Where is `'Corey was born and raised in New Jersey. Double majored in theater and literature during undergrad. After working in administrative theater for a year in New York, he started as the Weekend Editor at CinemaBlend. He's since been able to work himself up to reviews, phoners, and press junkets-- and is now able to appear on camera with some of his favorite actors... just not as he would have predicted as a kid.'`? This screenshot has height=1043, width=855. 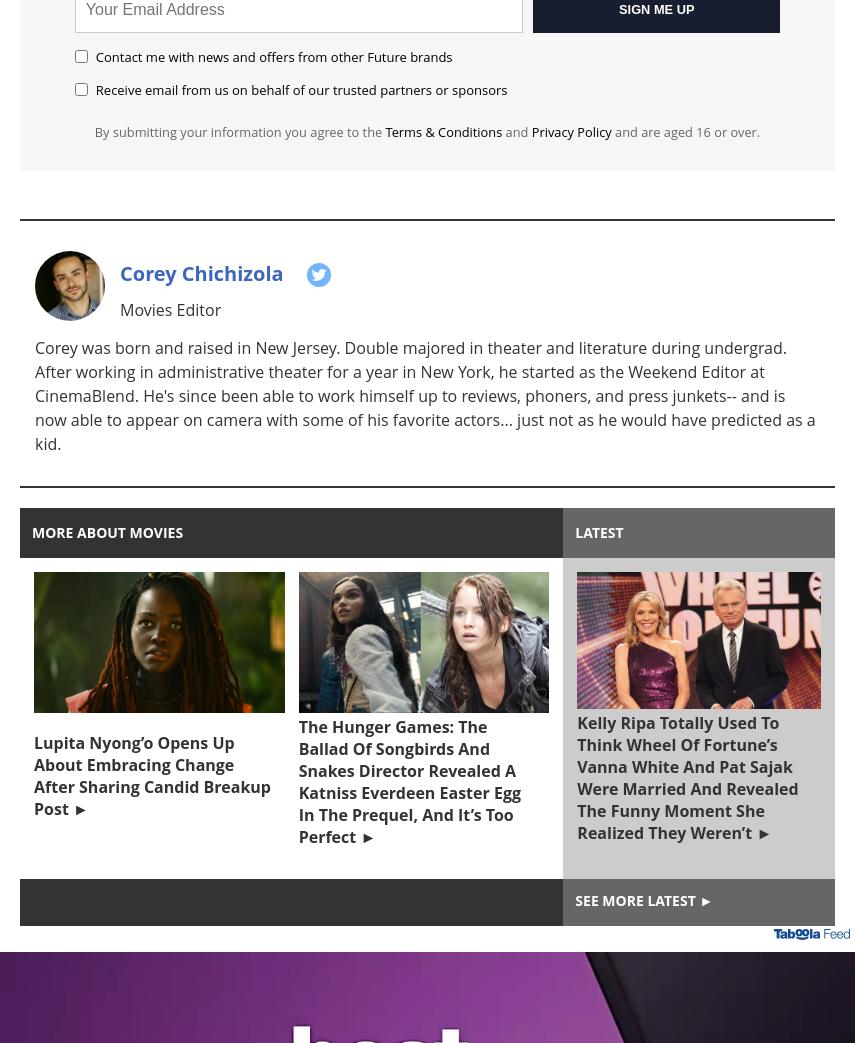 'Corey was born and raised in New Jersey. Double majored in theater and literature during undergrad. After working in administrative theater for a year in New York, he started as the Weekend Editor at CinemaBlend. He's since been able to work himself up to reviews, phoners, and press junkets-- and is now able to appear on camera with some of his favorite actors... just not as he would have predicted as a kid.' is located at coordinates (33, 394).